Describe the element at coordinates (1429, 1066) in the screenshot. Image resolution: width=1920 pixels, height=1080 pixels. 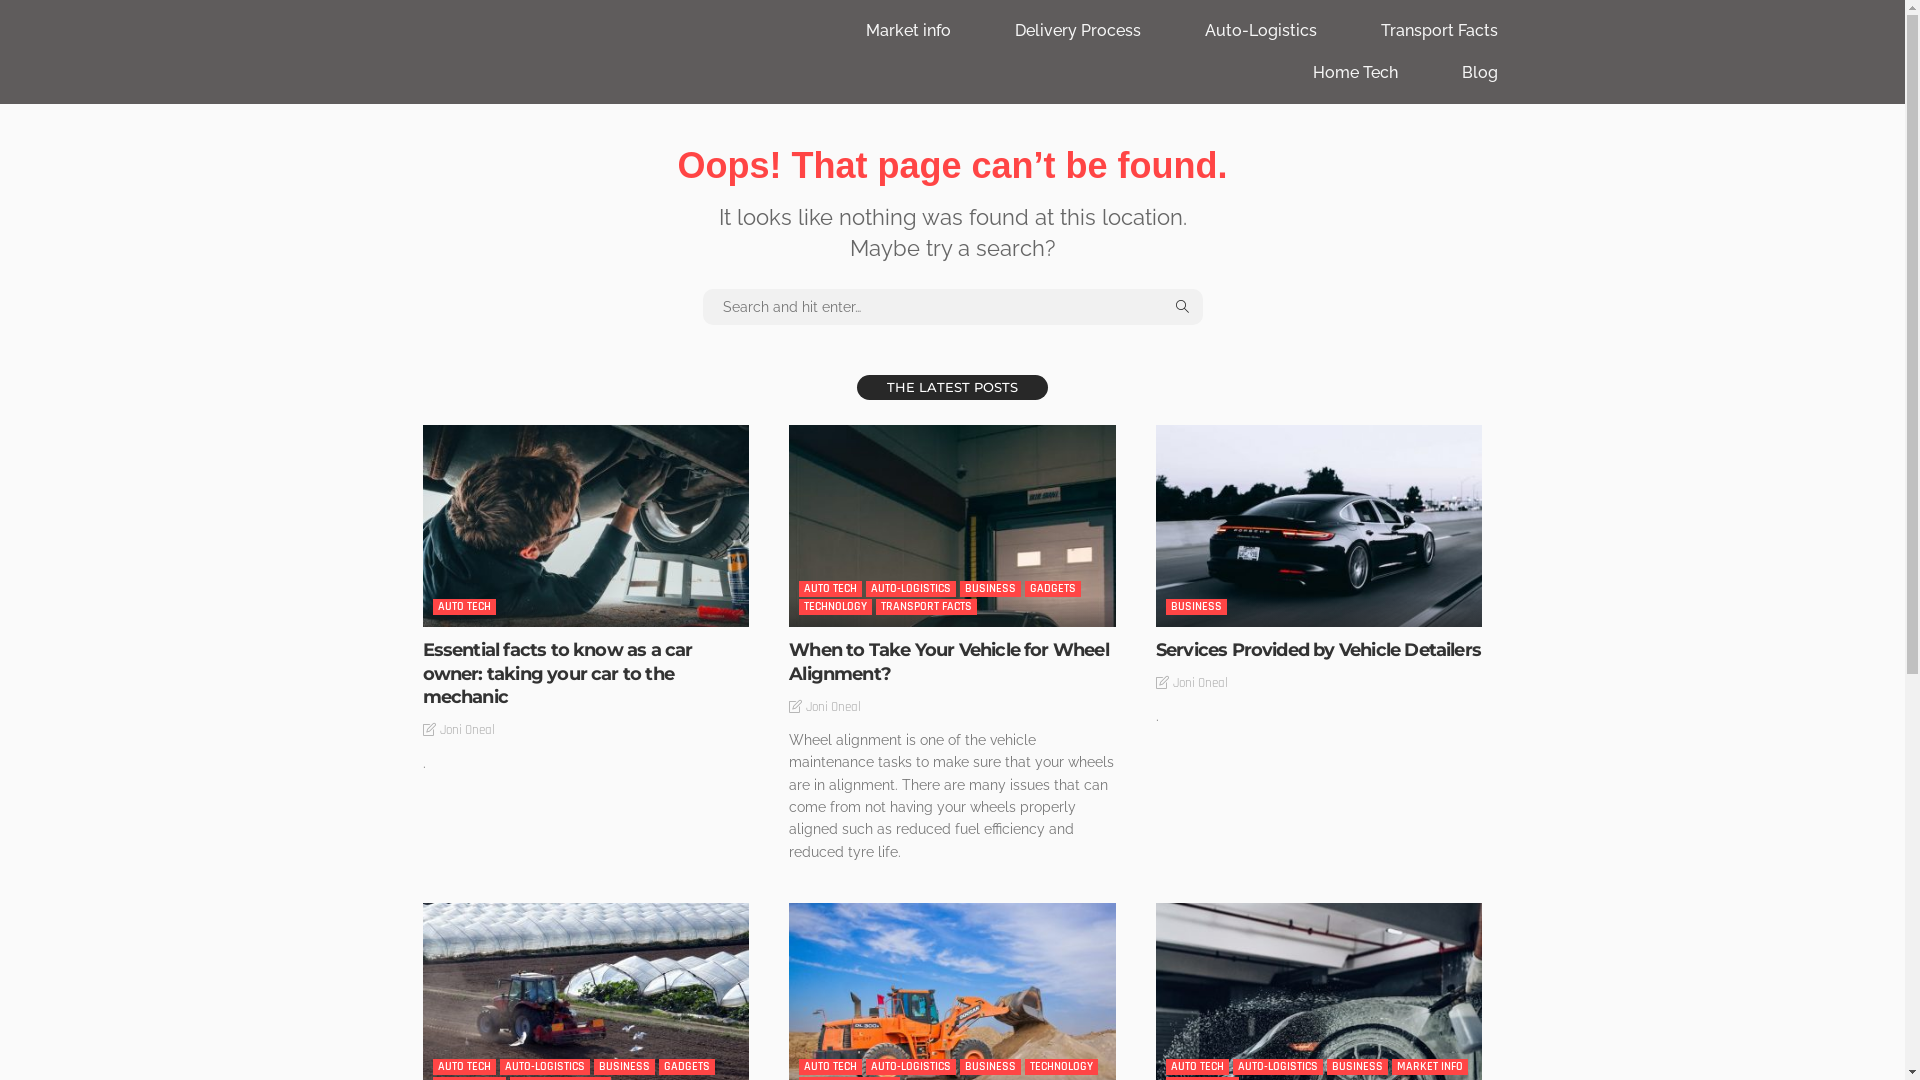
I see `'MARKET INFO'` at that location.